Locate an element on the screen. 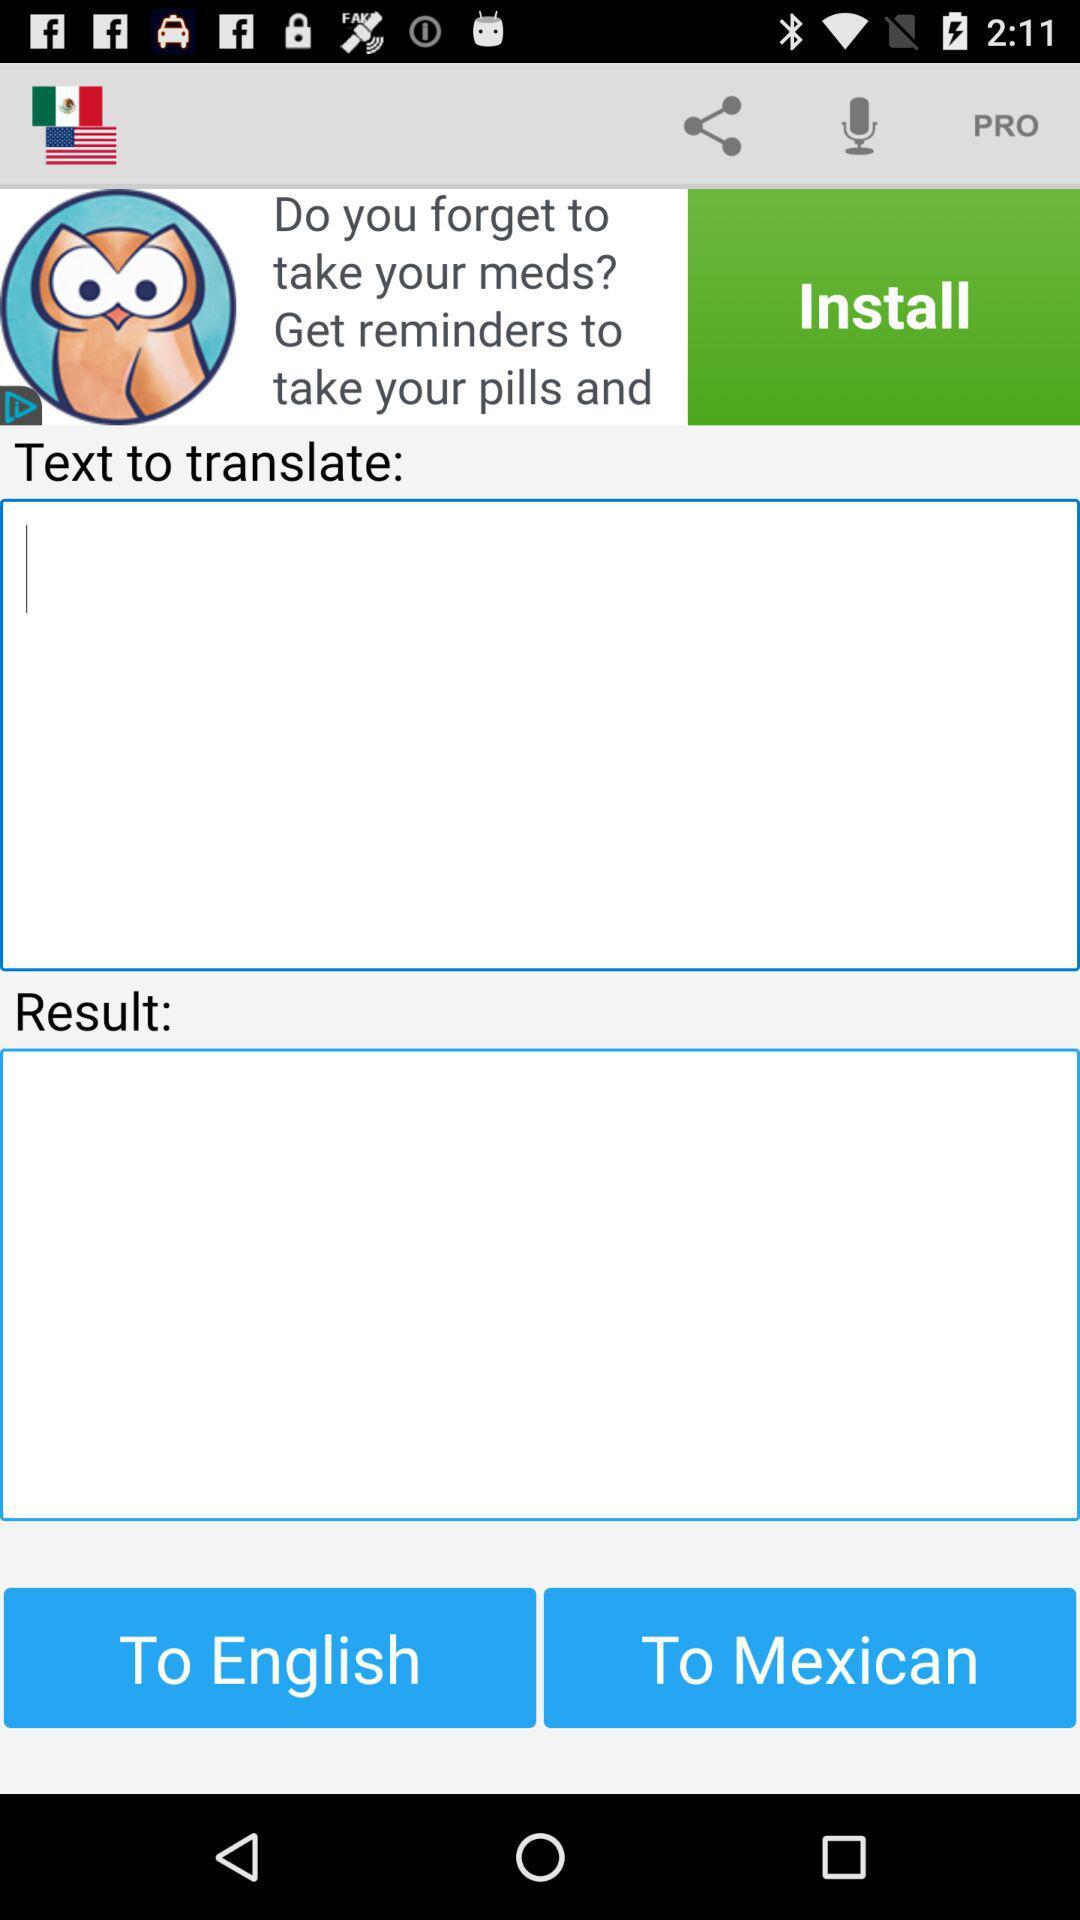 This screenshot has height=1920, width=1080. type the result is located at coordinates (540, 1284).